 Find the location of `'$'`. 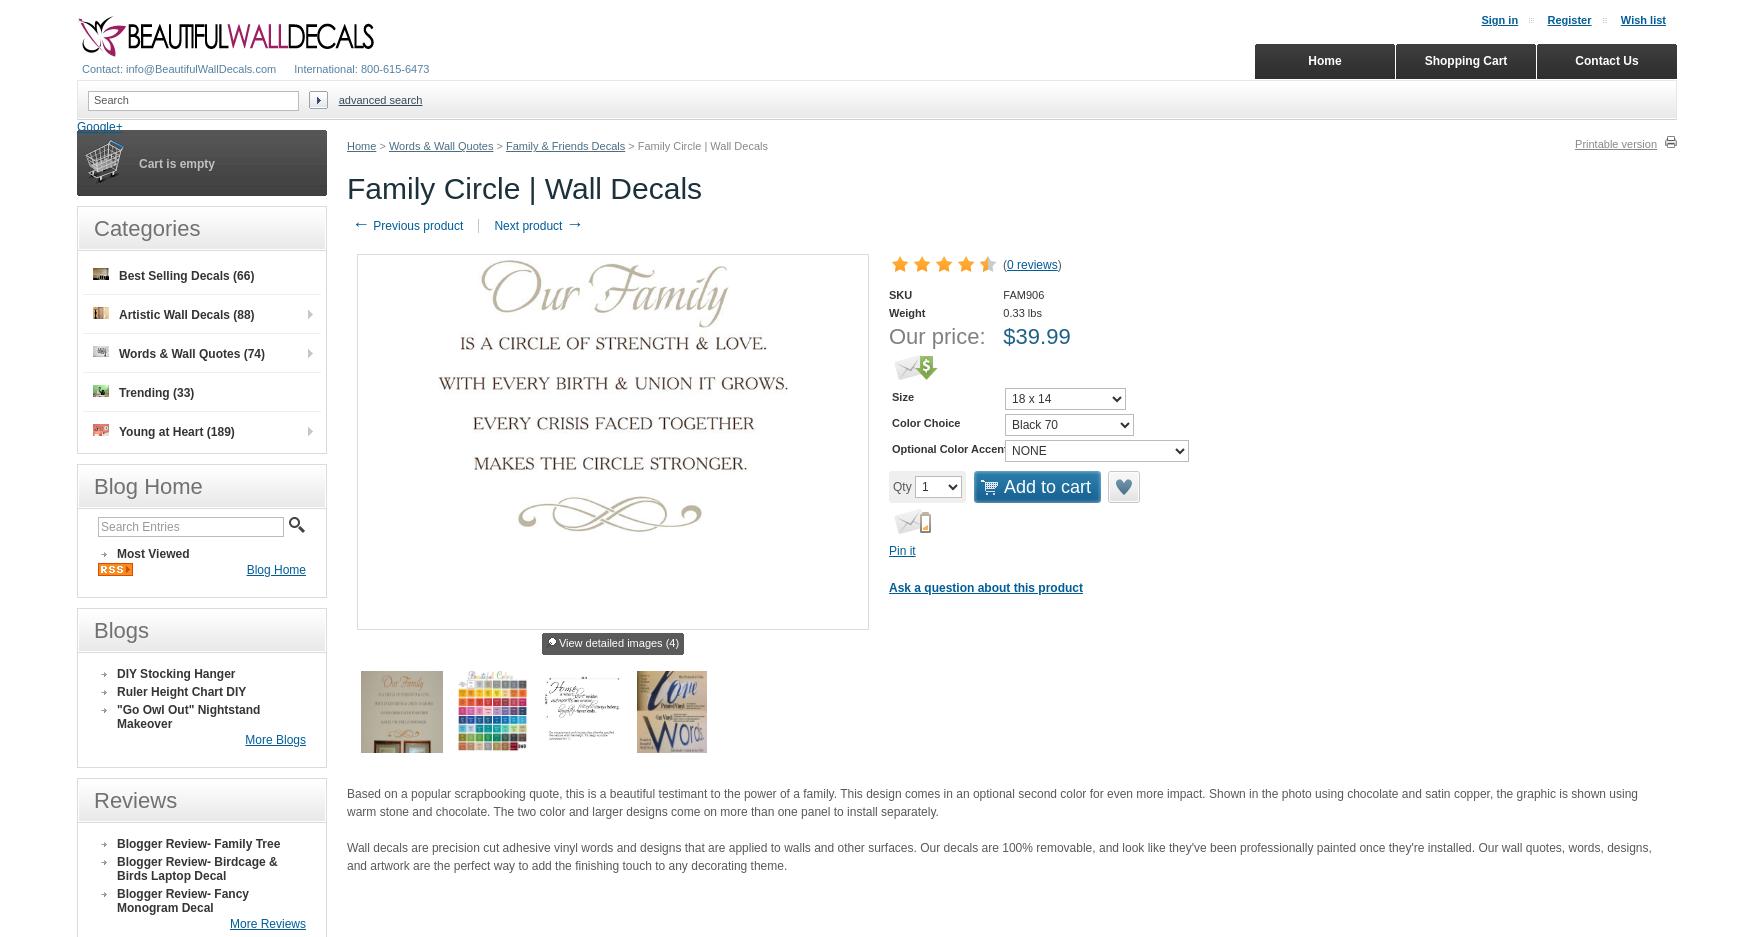

'$' is located at coordinates (1001, 336).